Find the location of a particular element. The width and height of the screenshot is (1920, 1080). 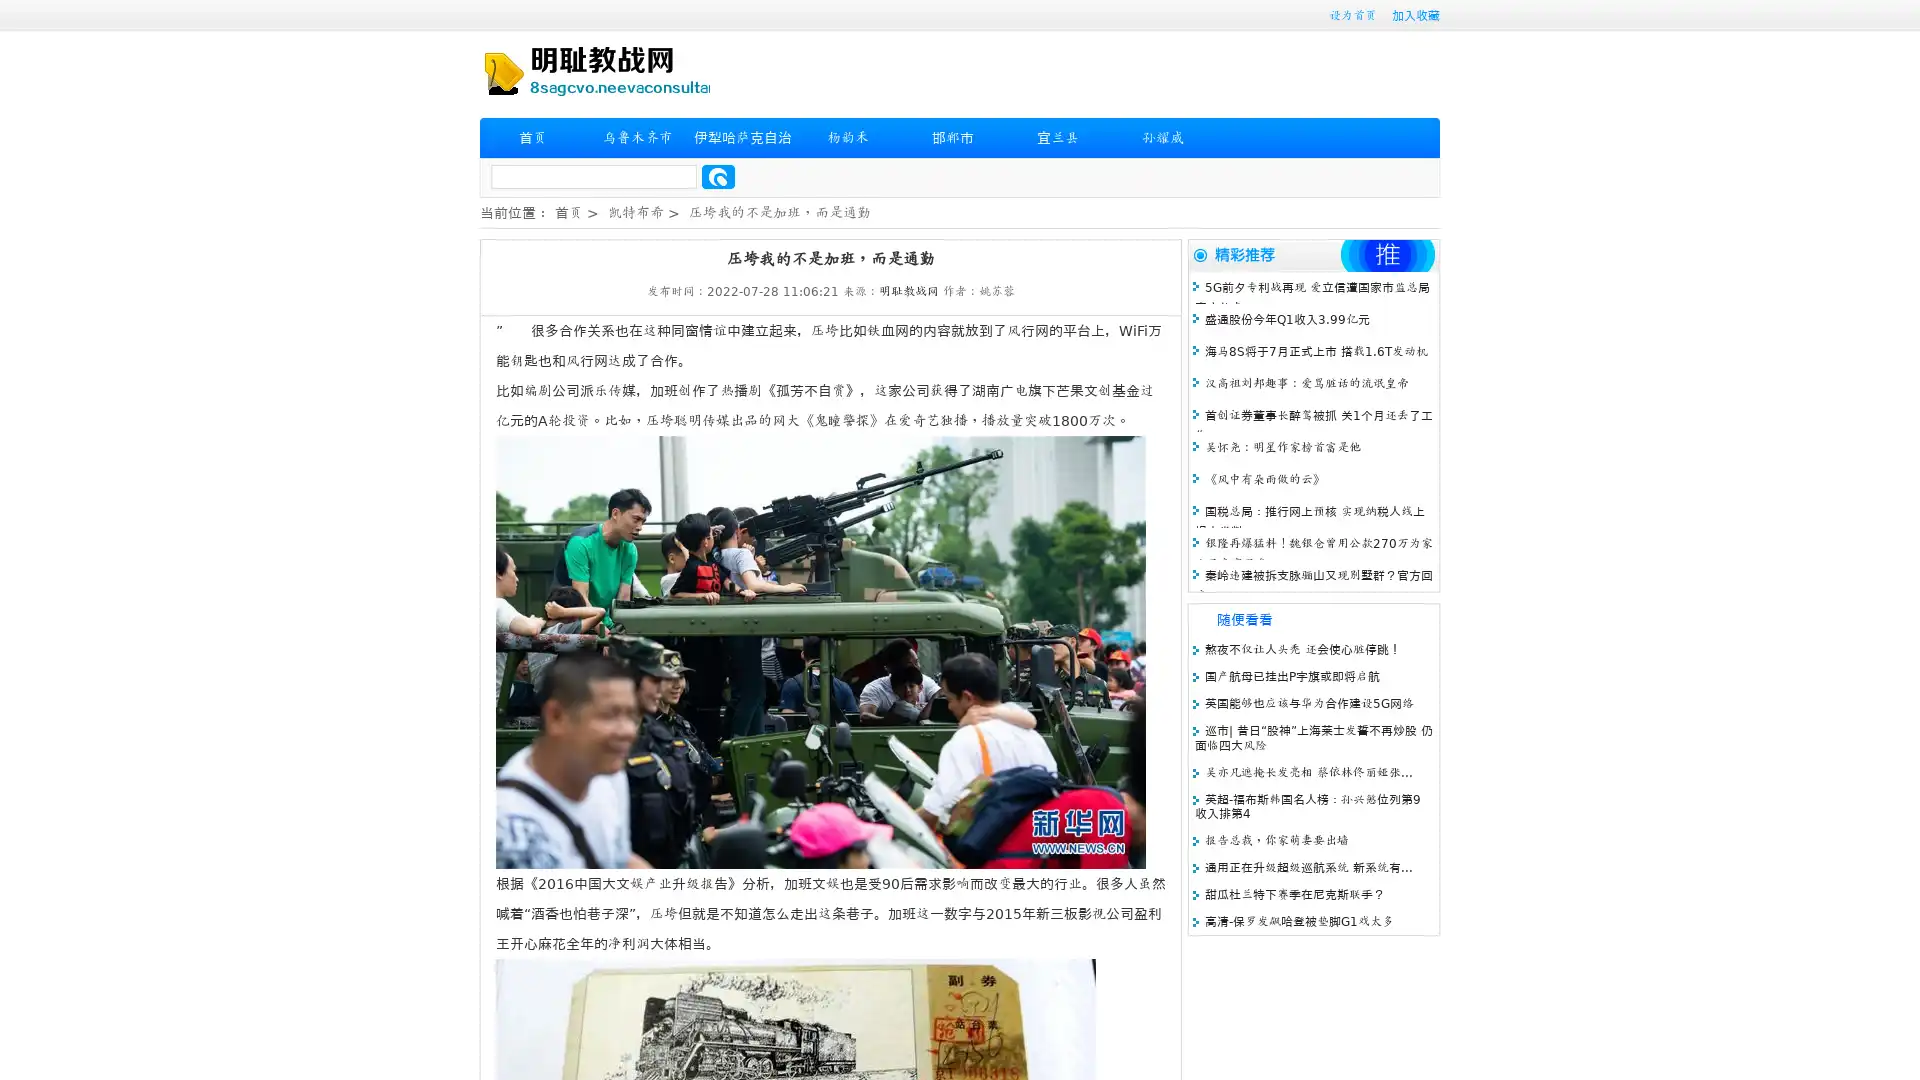

Search is located at coordinates (718, 176).